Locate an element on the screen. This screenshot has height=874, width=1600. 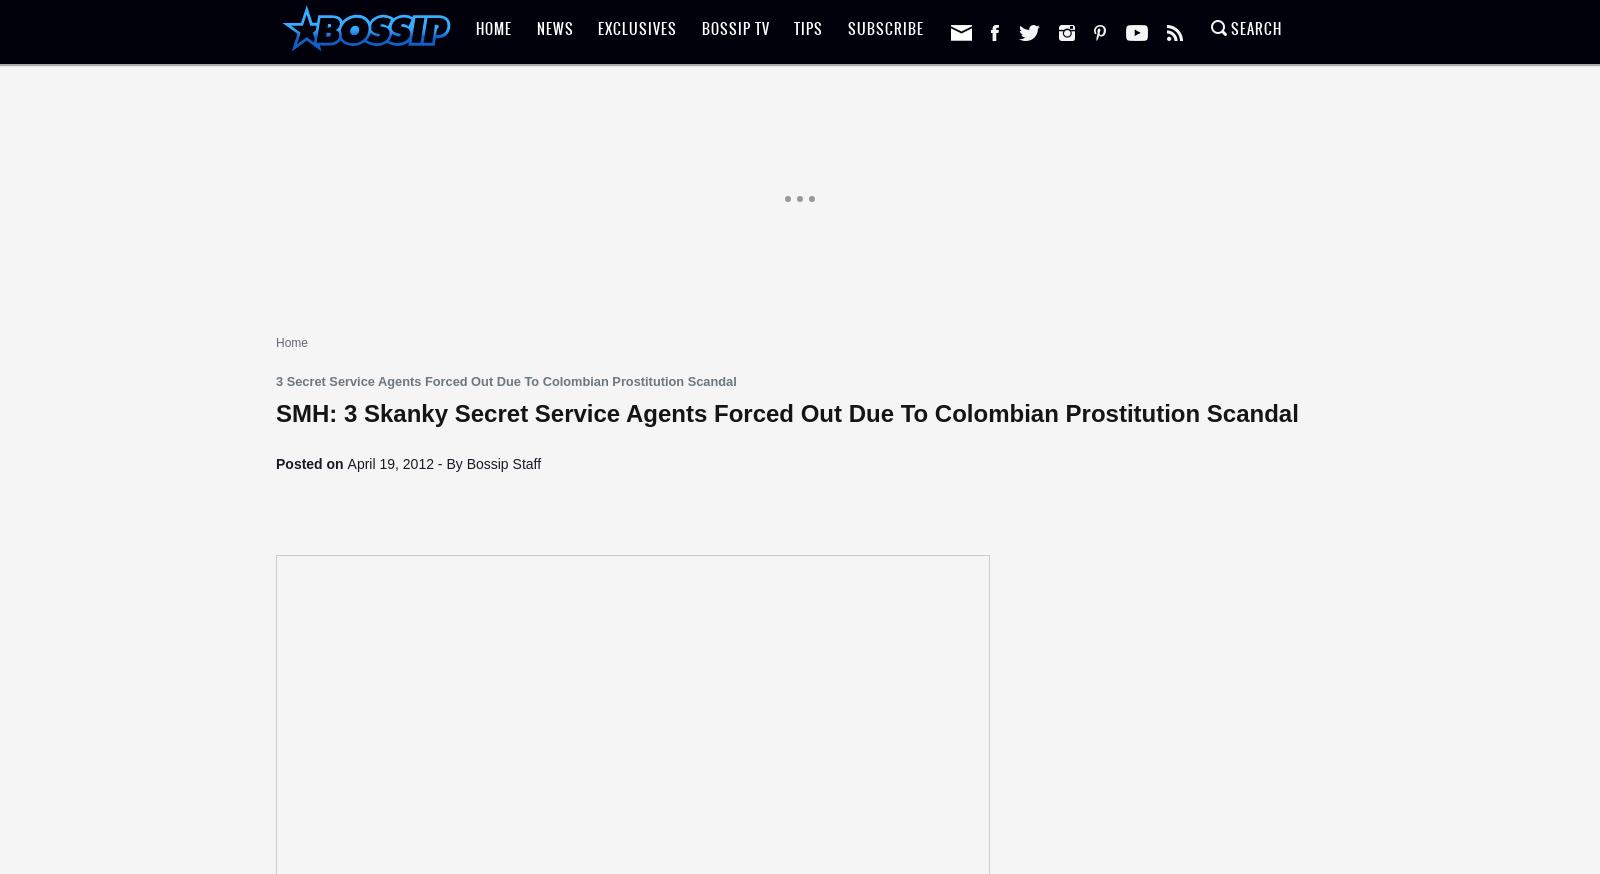
'SMH: 3 Skanky Secret Service Agents Forced Out Due To Colombian Prostitution Scandal' is located at coordinates (787, 413).